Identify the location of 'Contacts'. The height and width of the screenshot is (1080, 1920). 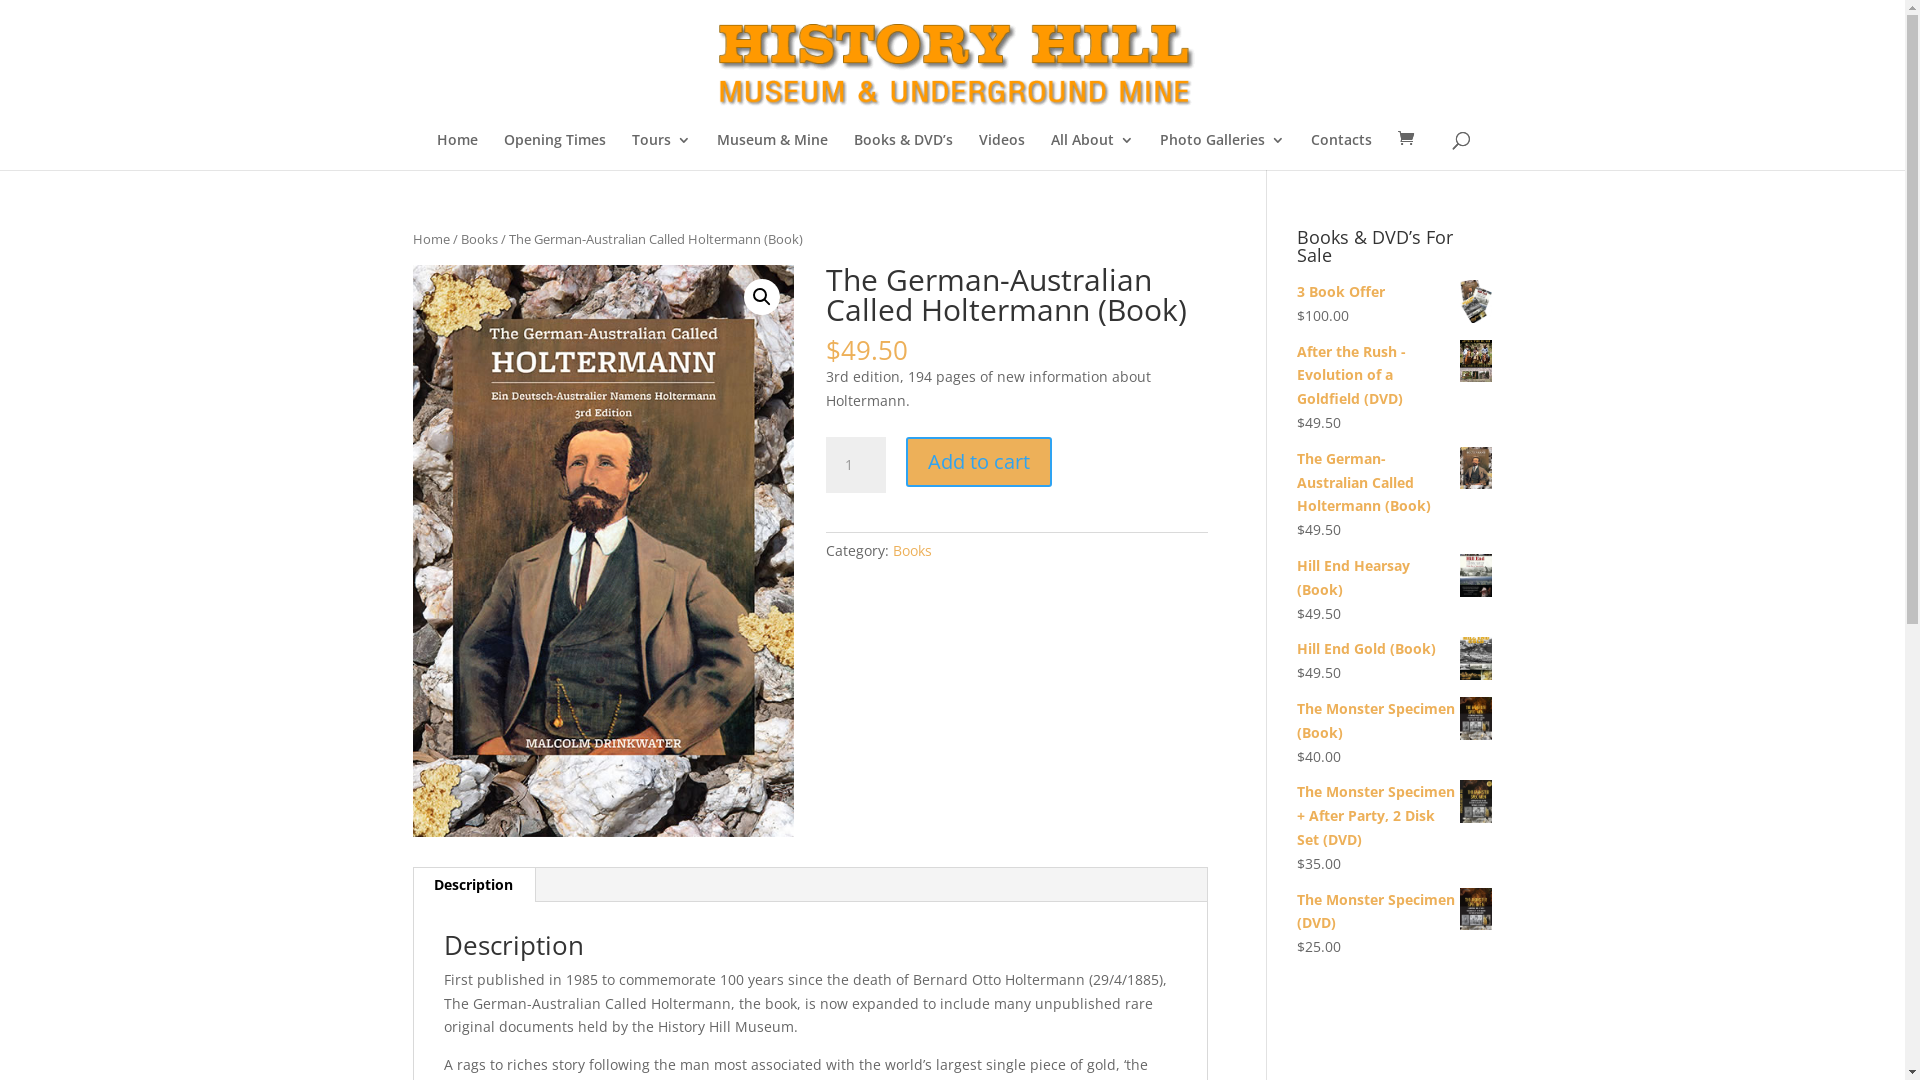
(1341, 150).